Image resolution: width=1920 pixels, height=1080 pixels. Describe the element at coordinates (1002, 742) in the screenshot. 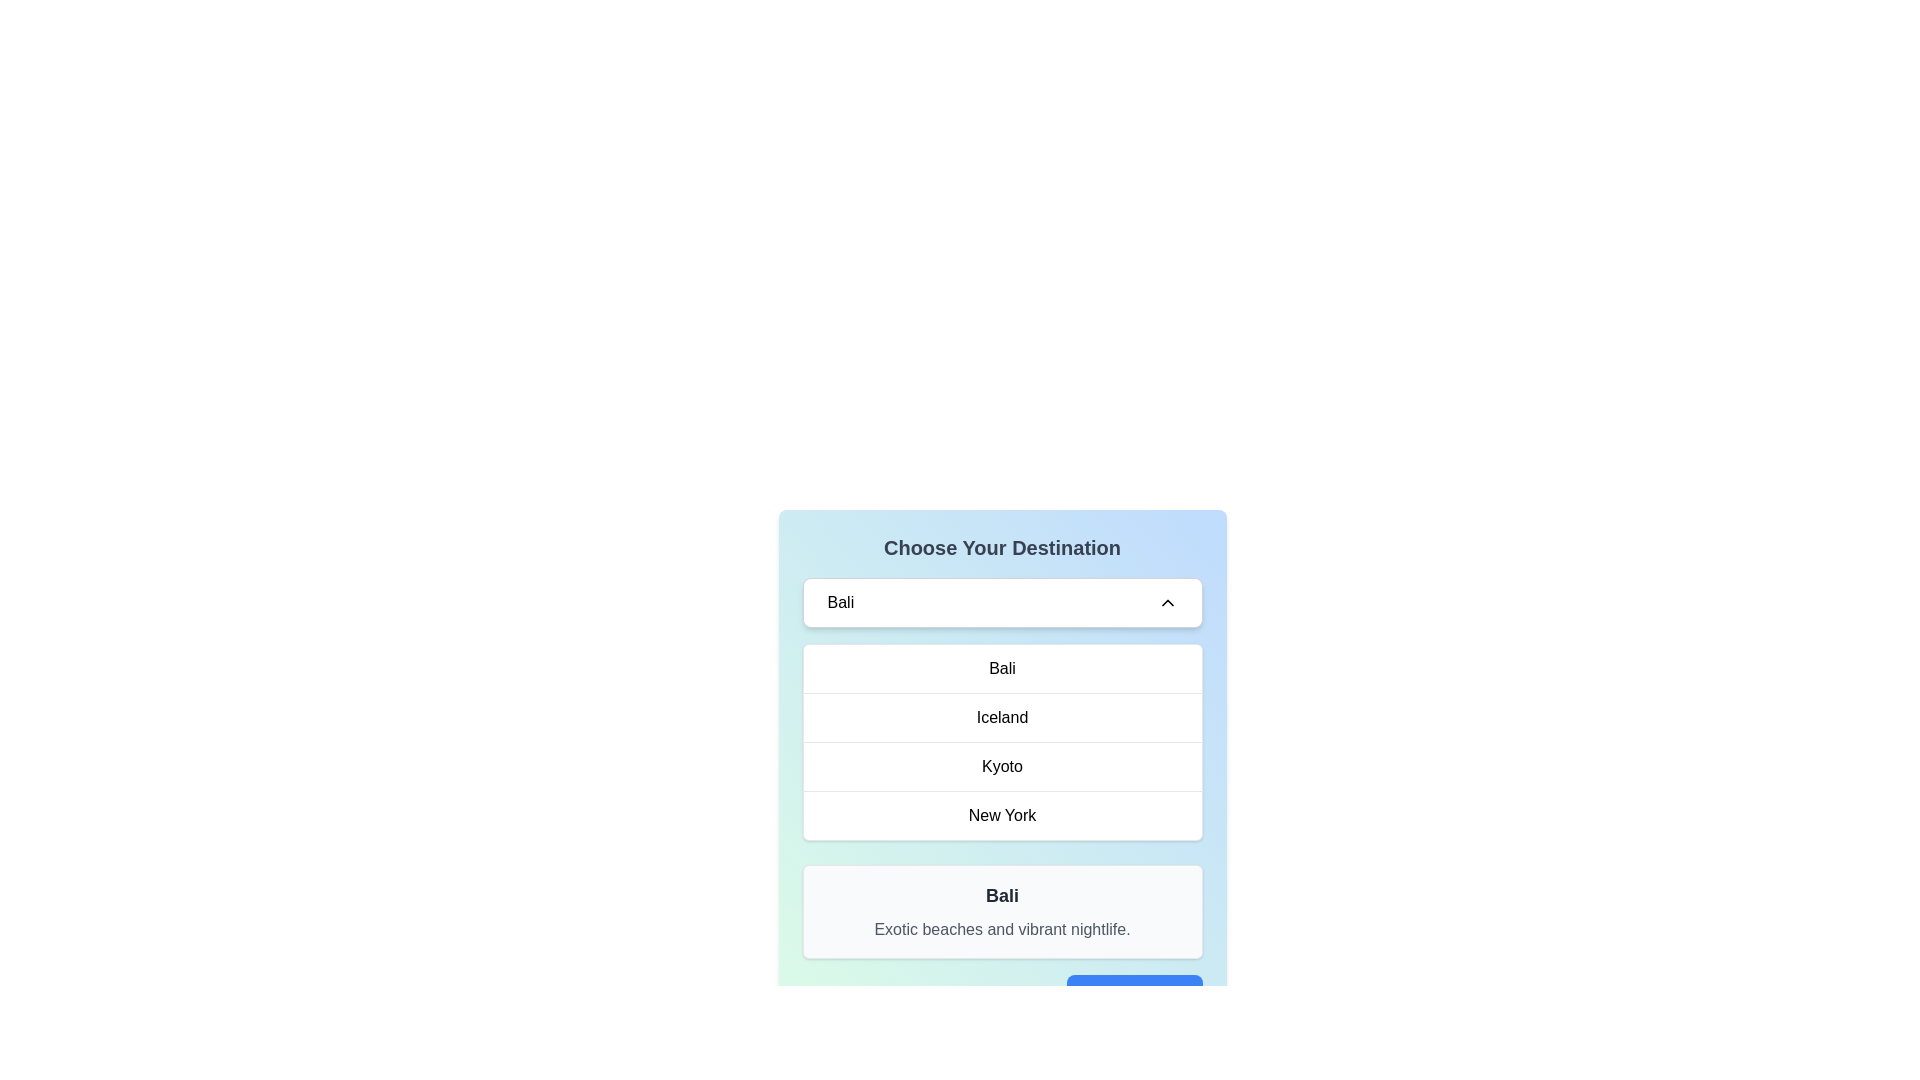

I see `the dropdown menu` at that location.